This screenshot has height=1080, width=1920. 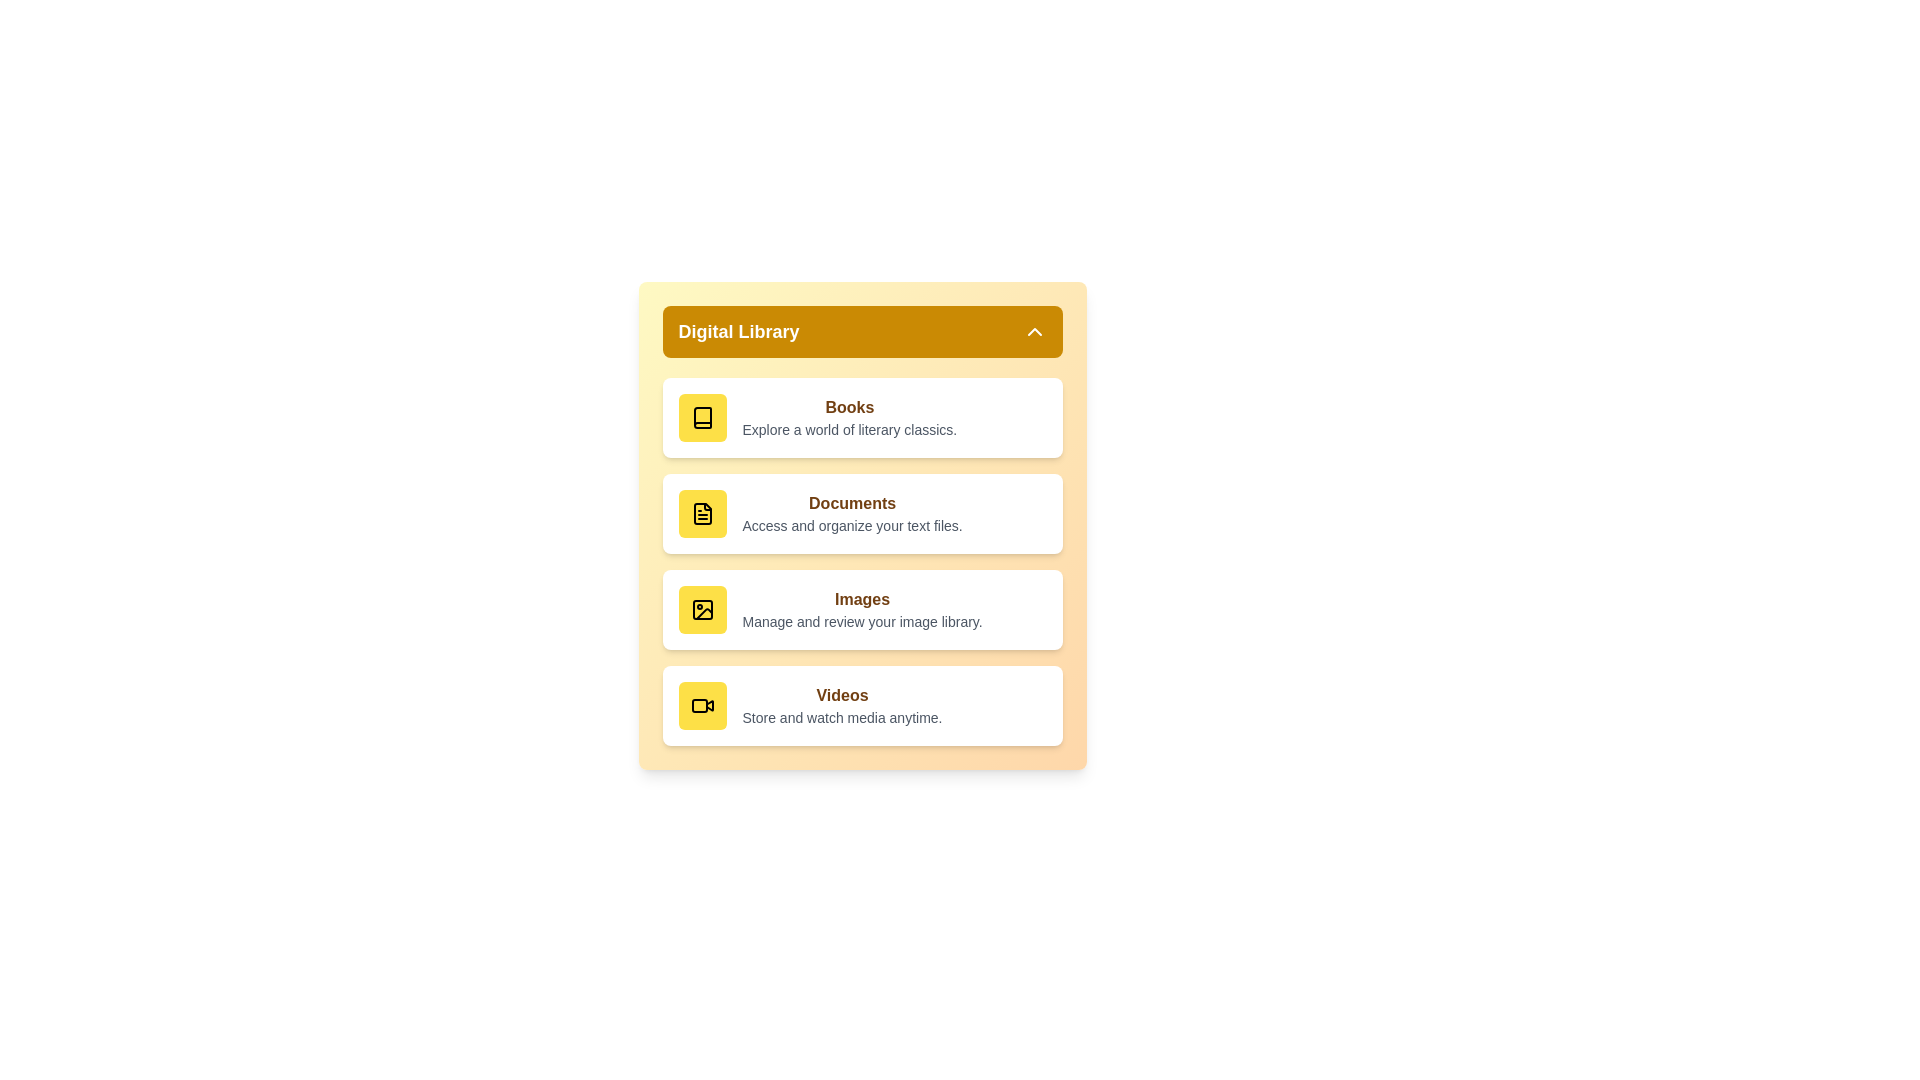 I want to click on the description of the Videos section, so click(x=842, y=716).